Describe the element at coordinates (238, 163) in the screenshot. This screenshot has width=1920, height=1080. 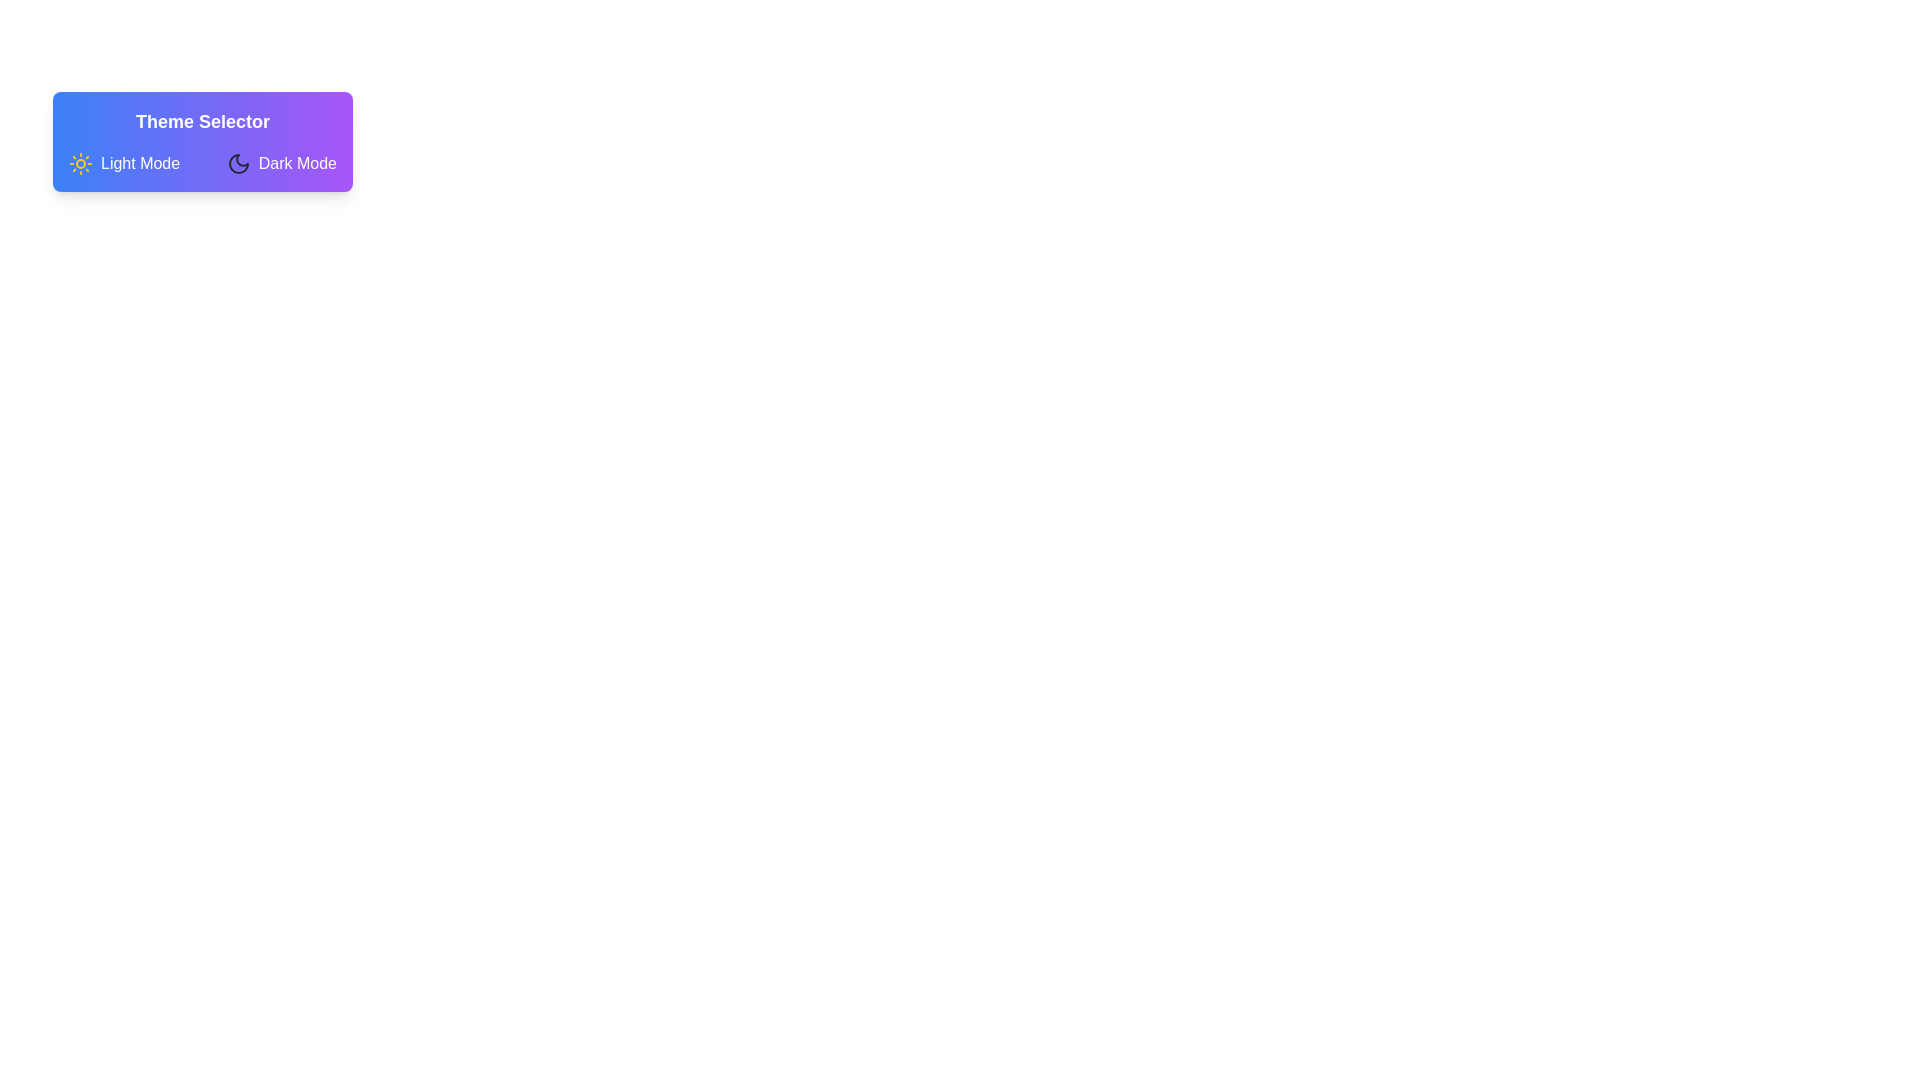
I see `the crescent moon icon located in the lower right corner of the 'Theme Selector' card` at that location.